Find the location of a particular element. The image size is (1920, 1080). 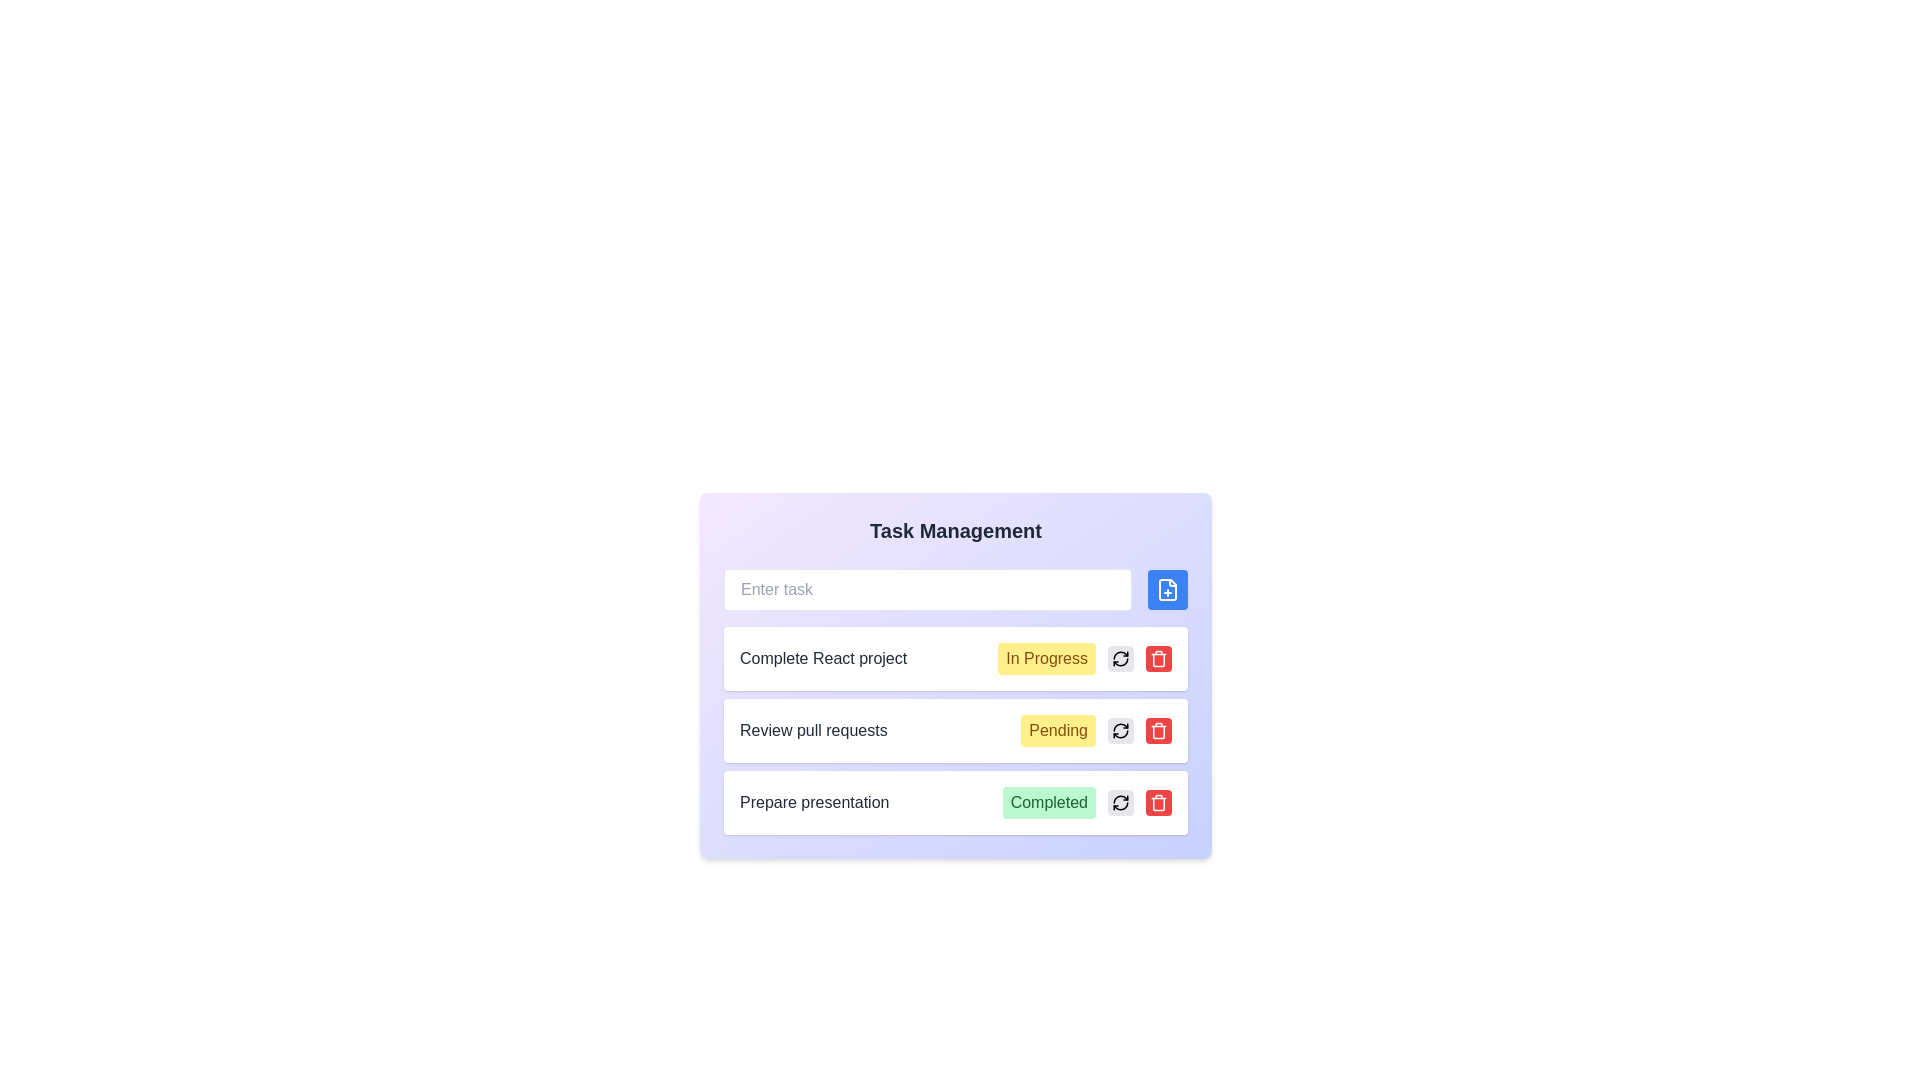

the delete button on the Task entry component labeled 'Prepare presentation' is located at coordinates (954, 801).